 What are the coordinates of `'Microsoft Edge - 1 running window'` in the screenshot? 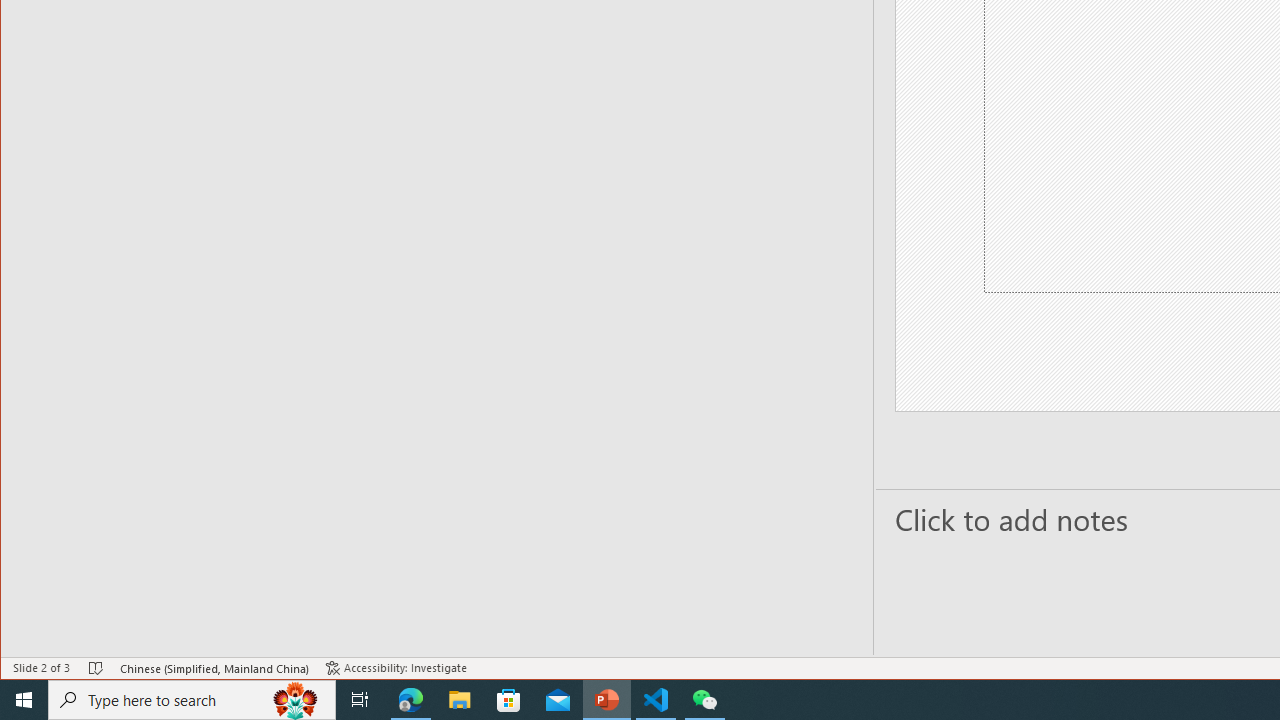 It's located at (410, 698).